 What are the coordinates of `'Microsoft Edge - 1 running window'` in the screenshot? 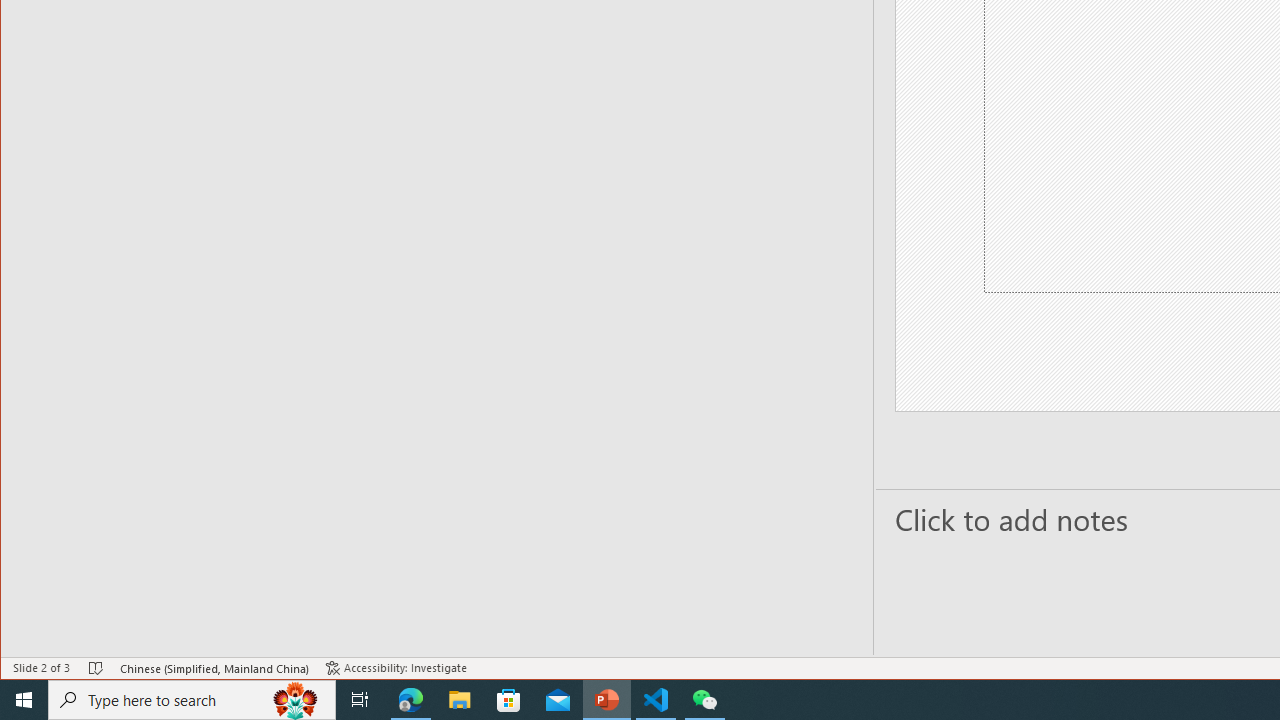 It's located at (410, 698).